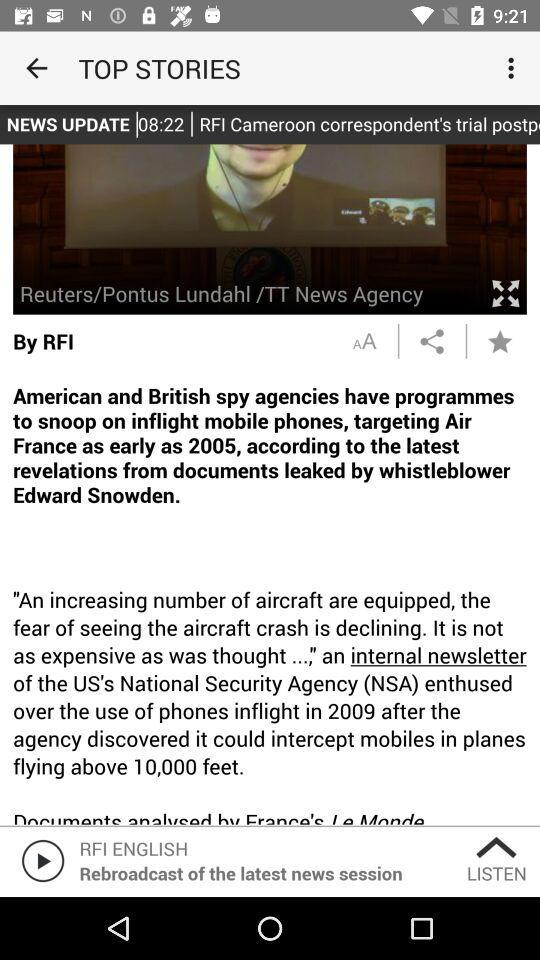 This screenshot has height=960, width=540. Describe the element at coordinates (39, 859) in the screenshot. I see `the play icon` at that location.